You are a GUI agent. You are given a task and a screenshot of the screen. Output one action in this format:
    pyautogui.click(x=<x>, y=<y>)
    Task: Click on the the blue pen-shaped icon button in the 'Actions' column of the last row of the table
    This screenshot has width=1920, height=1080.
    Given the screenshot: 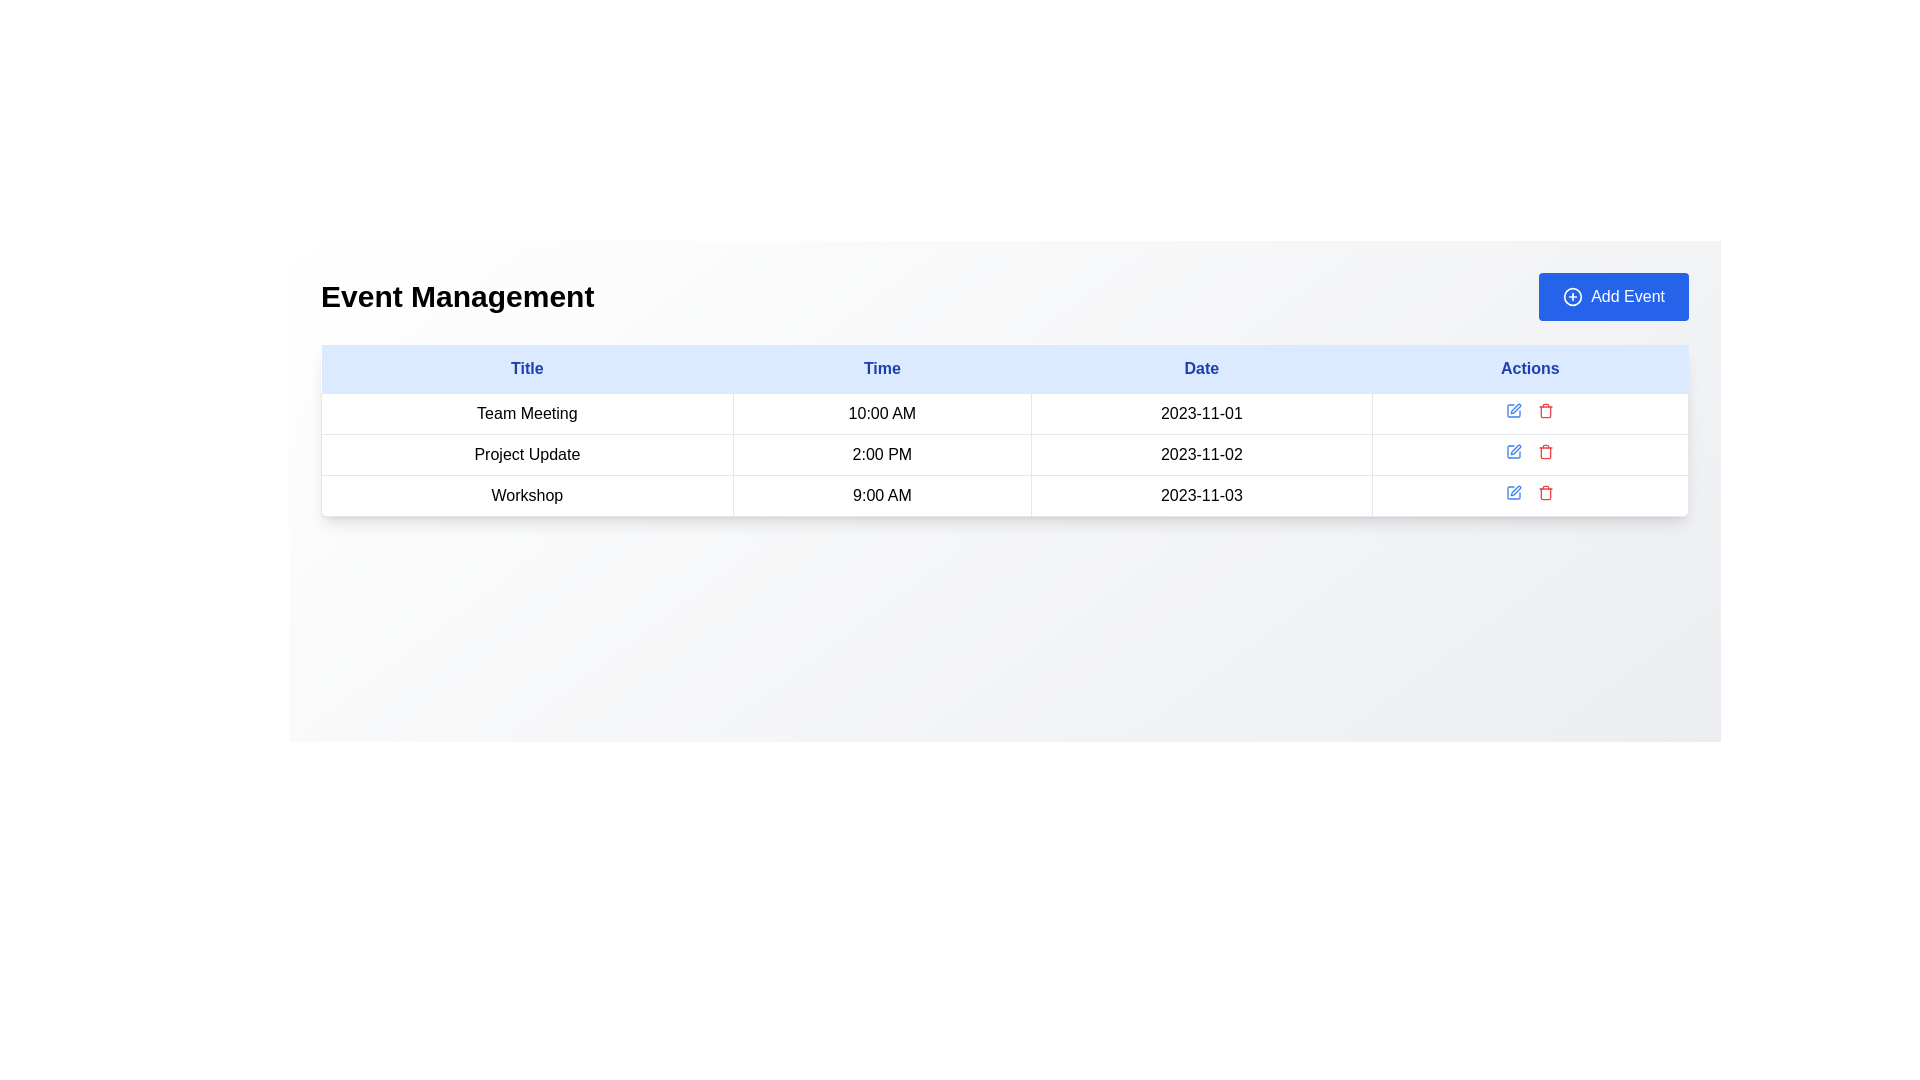 What is the action you would take?
    pyautogui.click(x=1514, y=493)
    